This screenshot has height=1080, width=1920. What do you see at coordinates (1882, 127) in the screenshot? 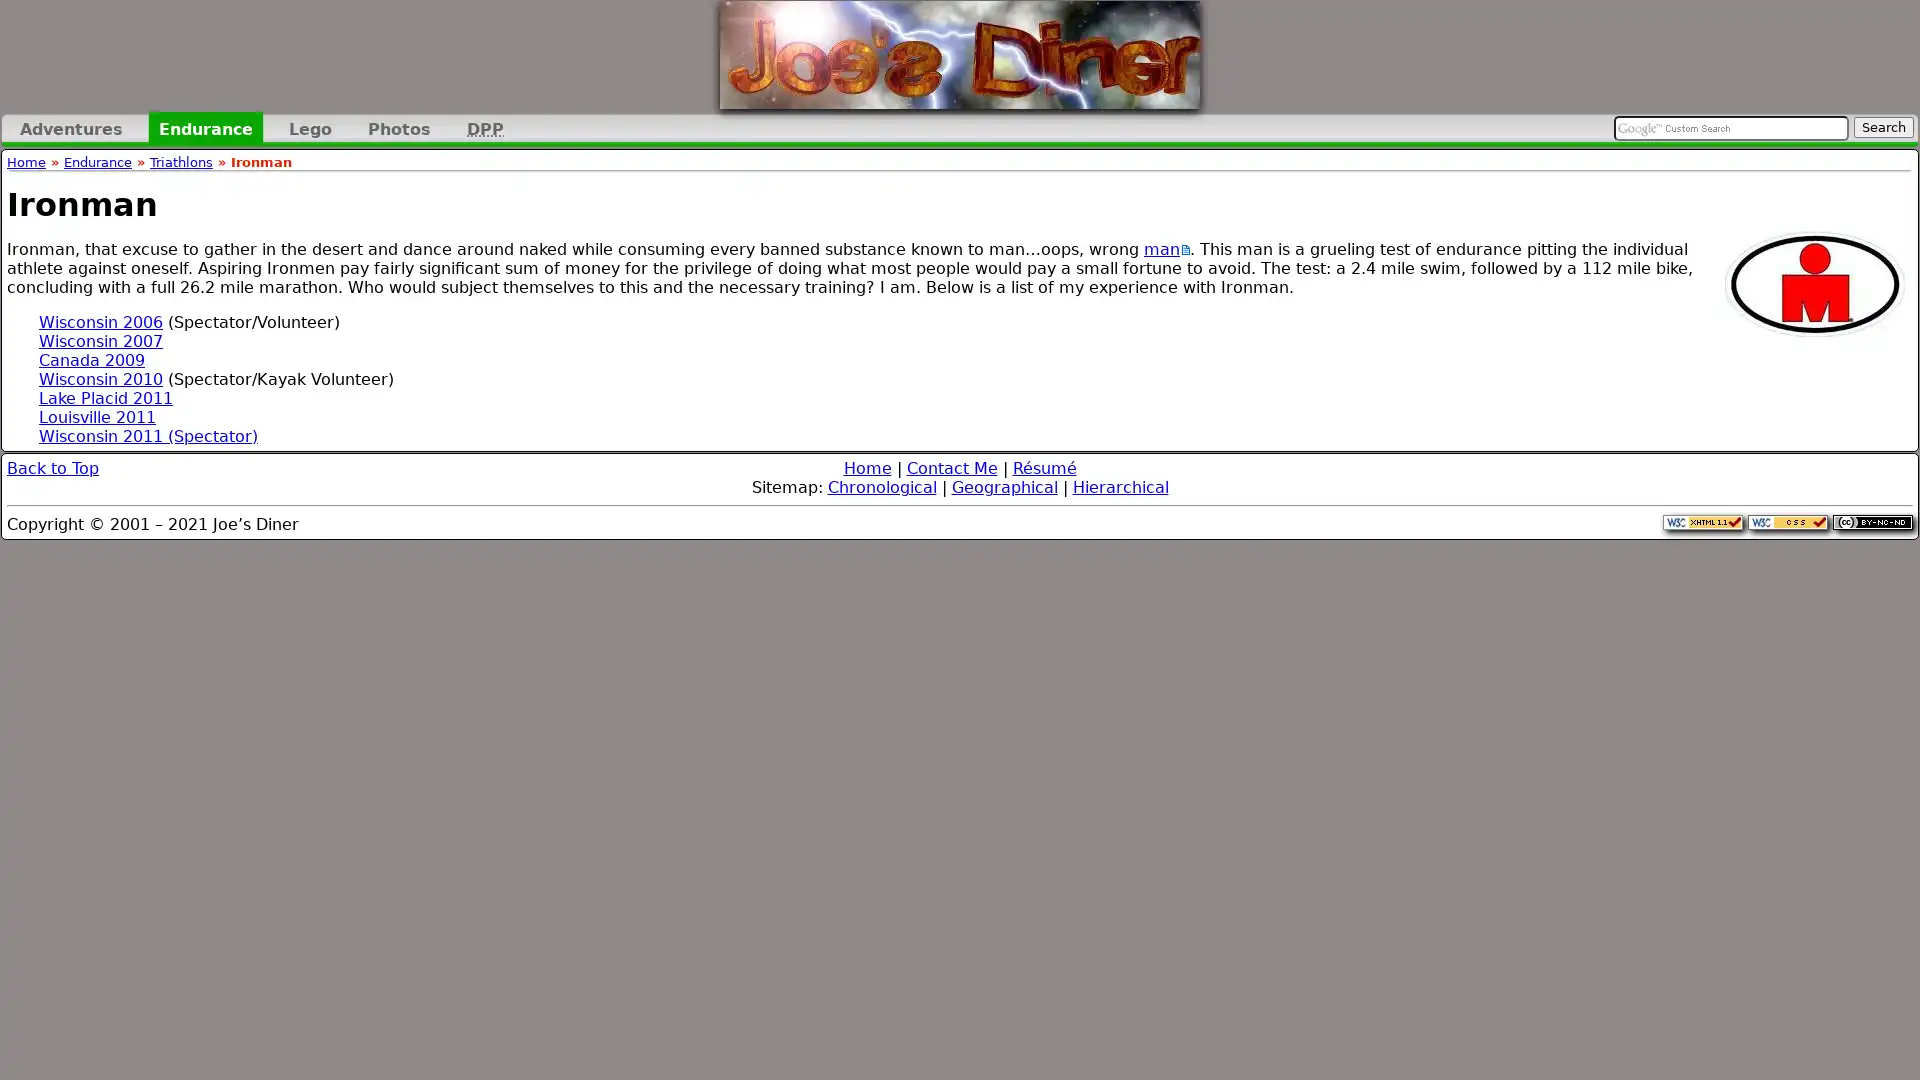
I see `Search` at bounding box center [1882, 127].